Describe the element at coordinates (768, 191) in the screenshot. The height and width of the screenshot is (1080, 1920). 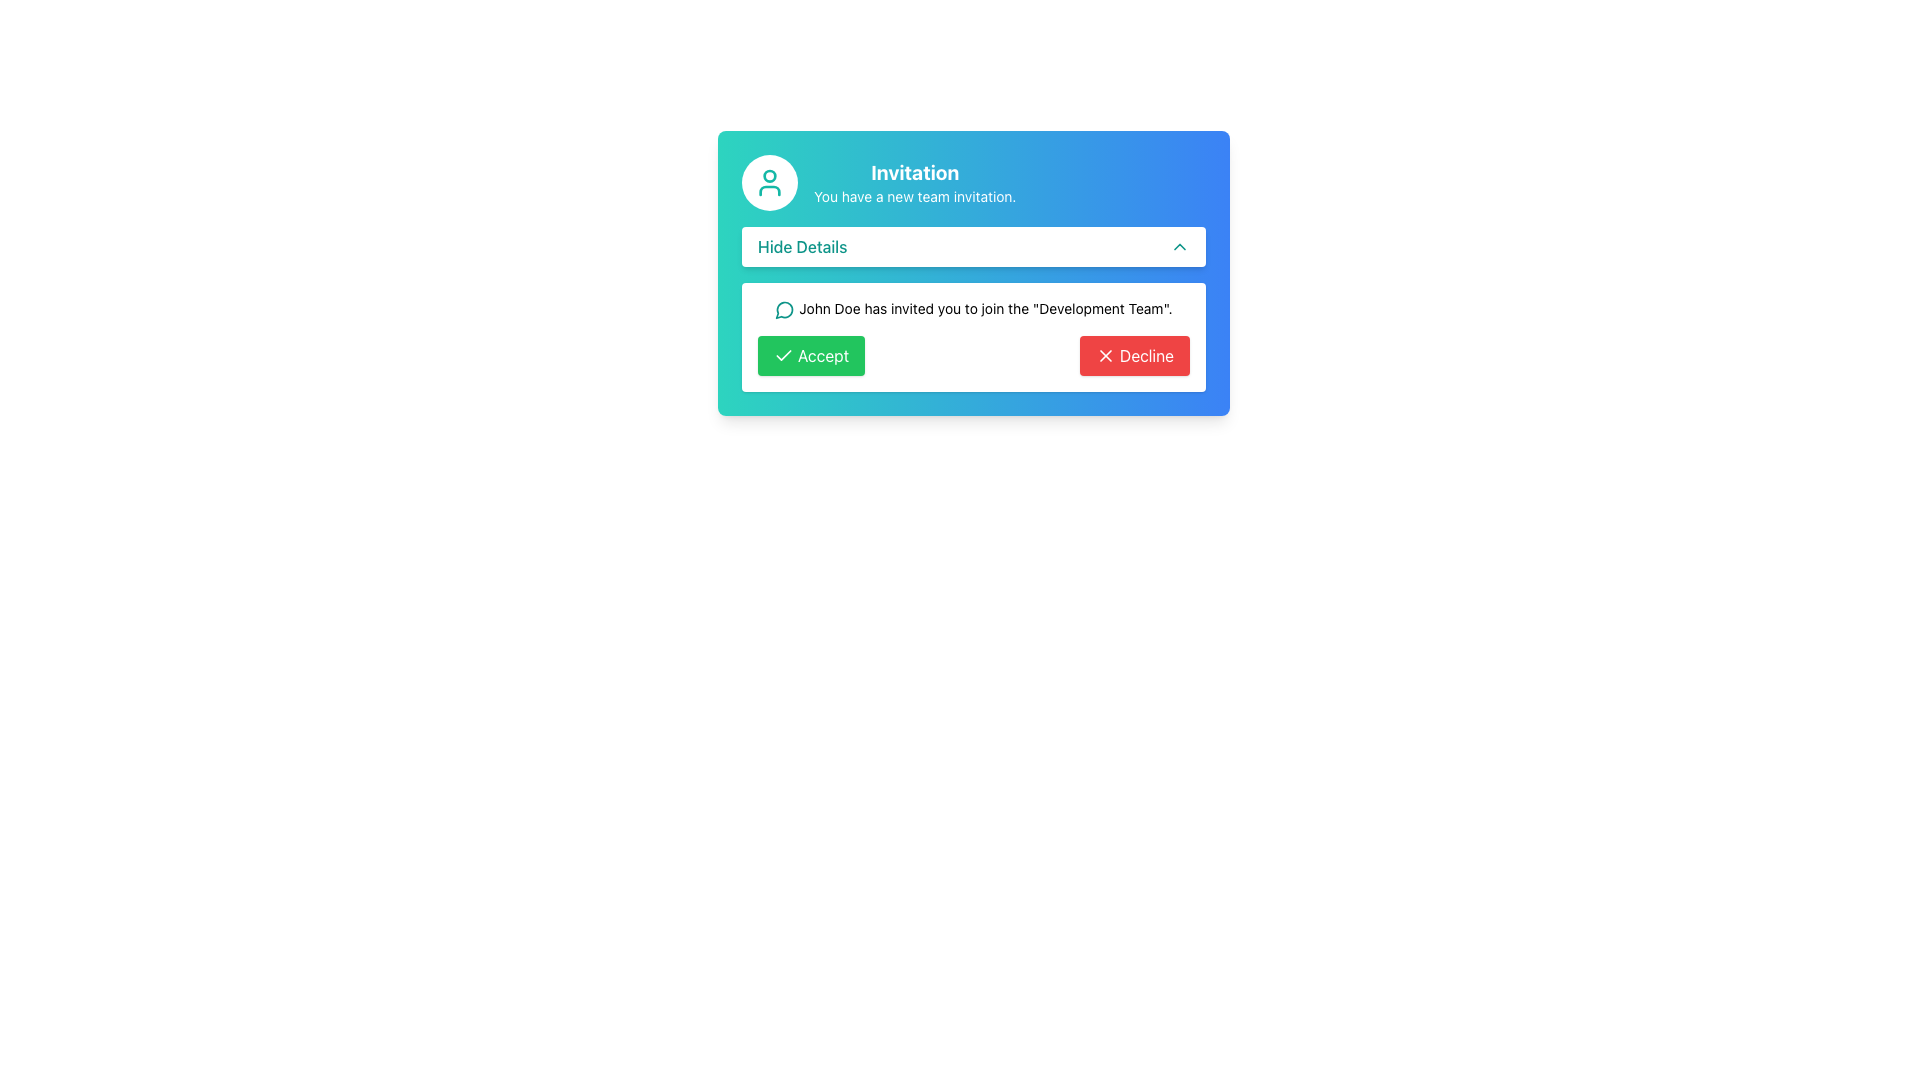
I see `lower portion of the user icon component in the SVG, which represents the shoulders or torso of the user, by opening the developer tools` at that location.